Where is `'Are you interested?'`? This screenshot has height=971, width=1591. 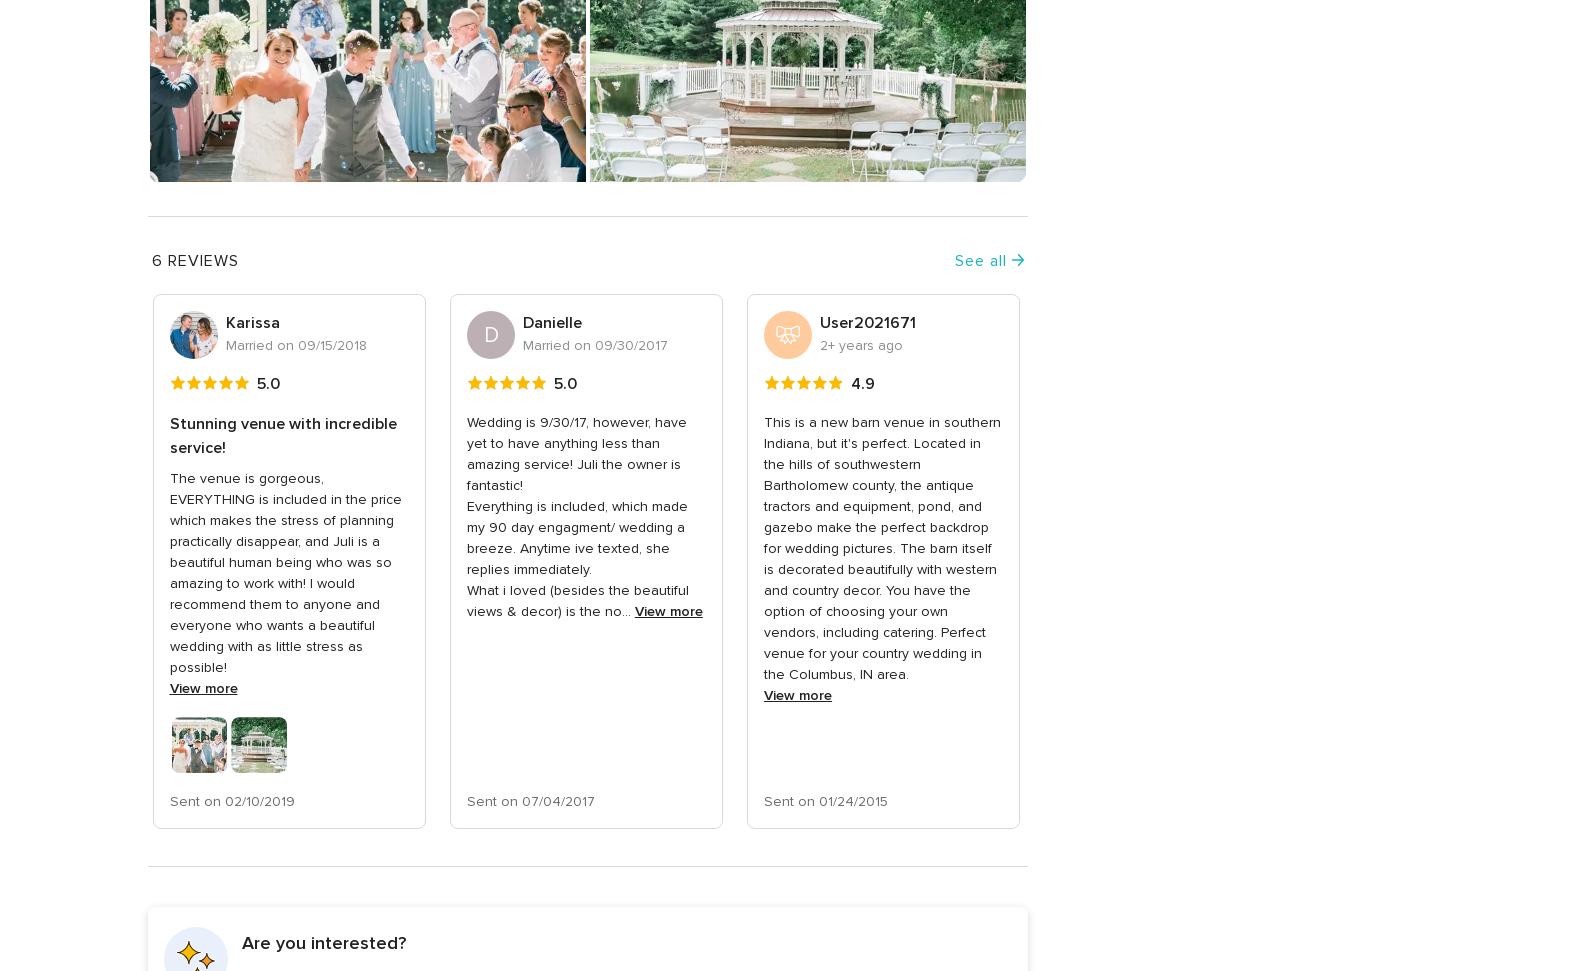 'Are you interested?' is located at coordinates (240, 940).